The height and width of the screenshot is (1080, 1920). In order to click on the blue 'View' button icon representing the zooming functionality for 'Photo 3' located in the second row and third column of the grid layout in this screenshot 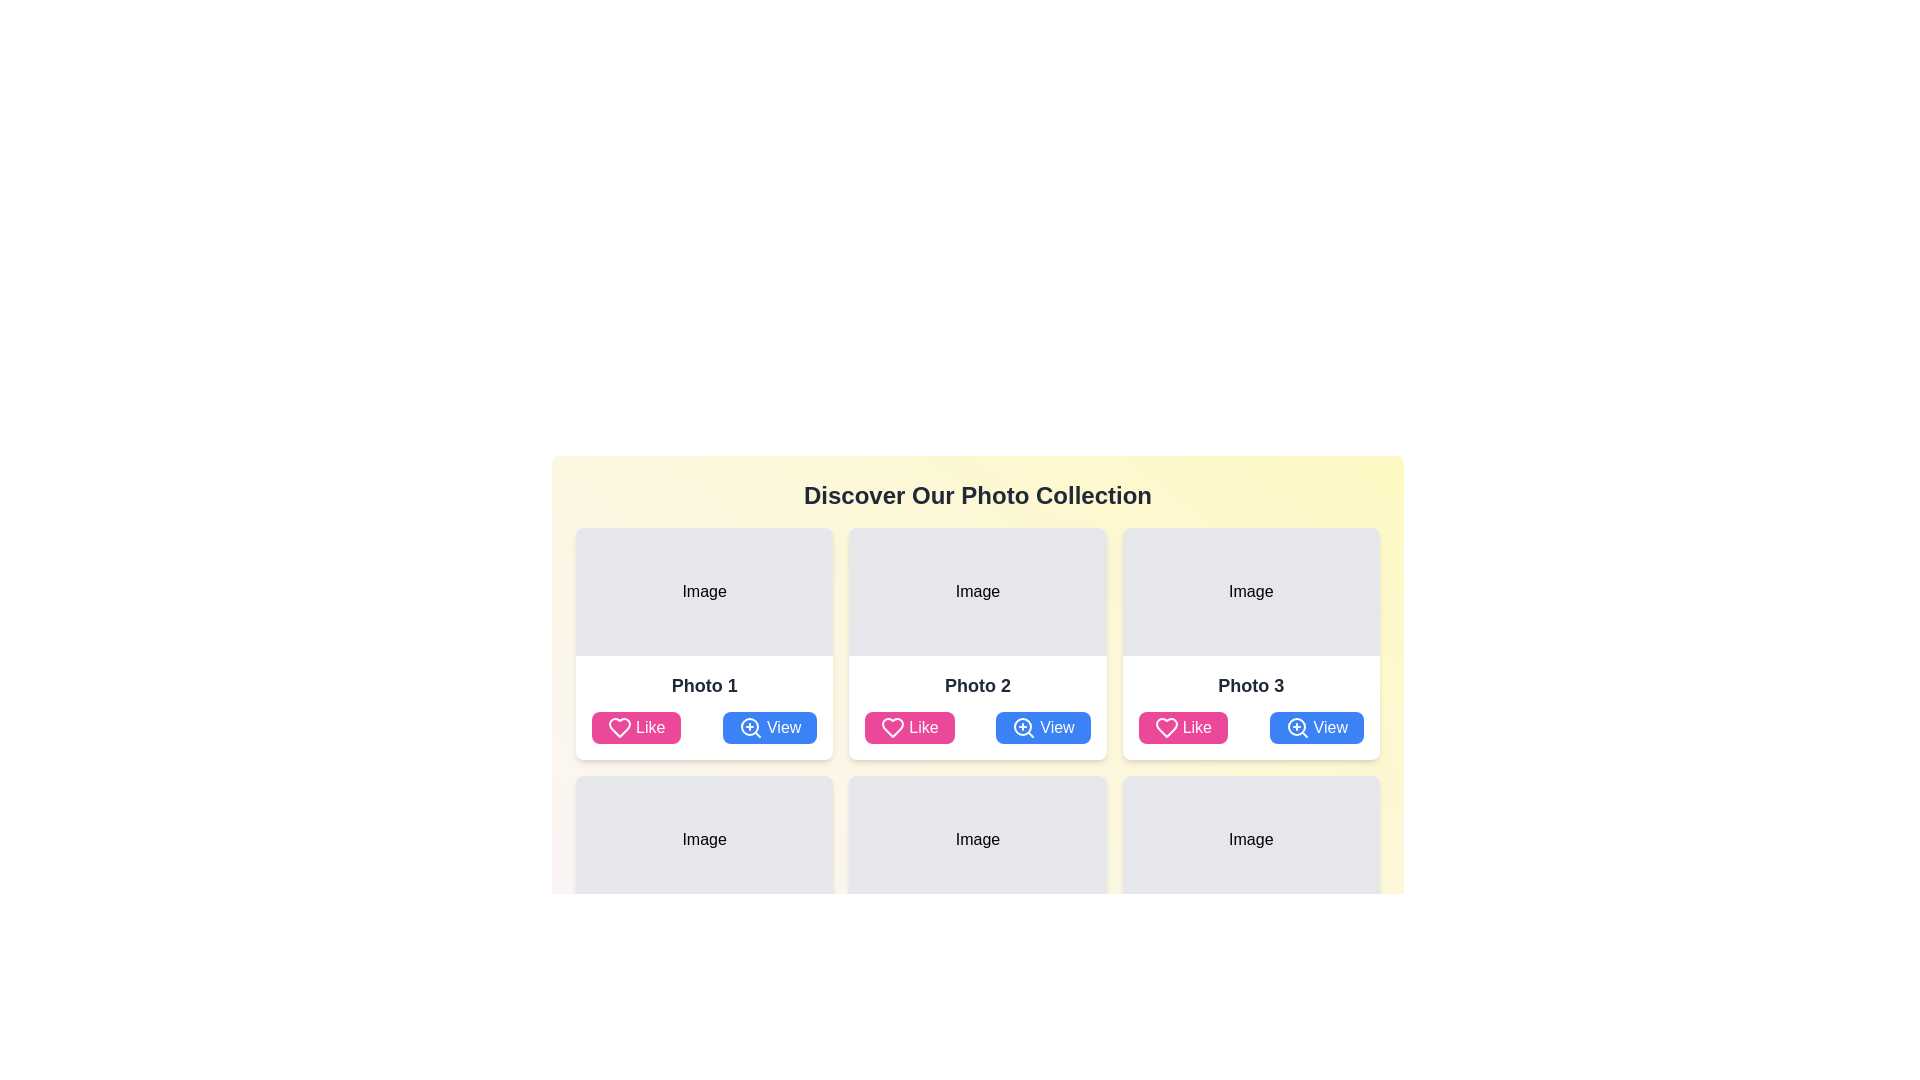, I will do `click(1297, 728)`.